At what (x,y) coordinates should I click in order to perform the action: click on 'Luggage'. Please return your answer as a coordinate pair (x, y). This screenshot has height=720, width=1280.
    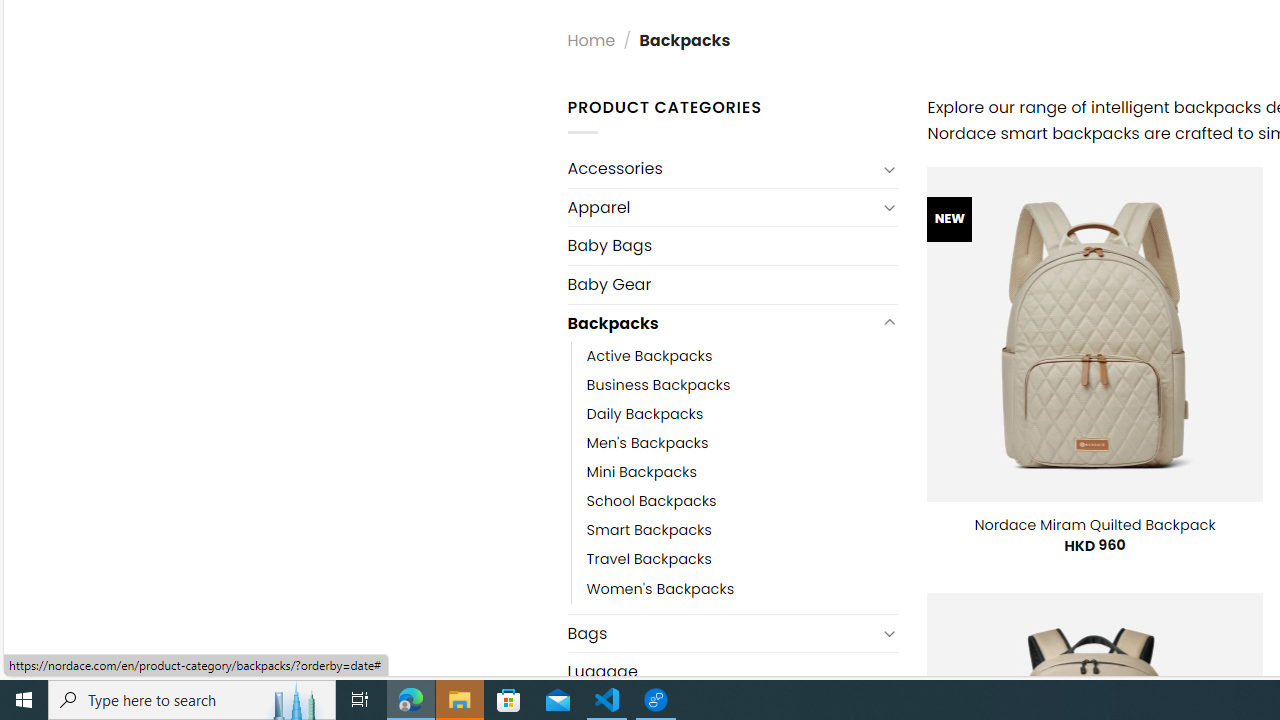
    Looking at the image, I should click on (731, 672).